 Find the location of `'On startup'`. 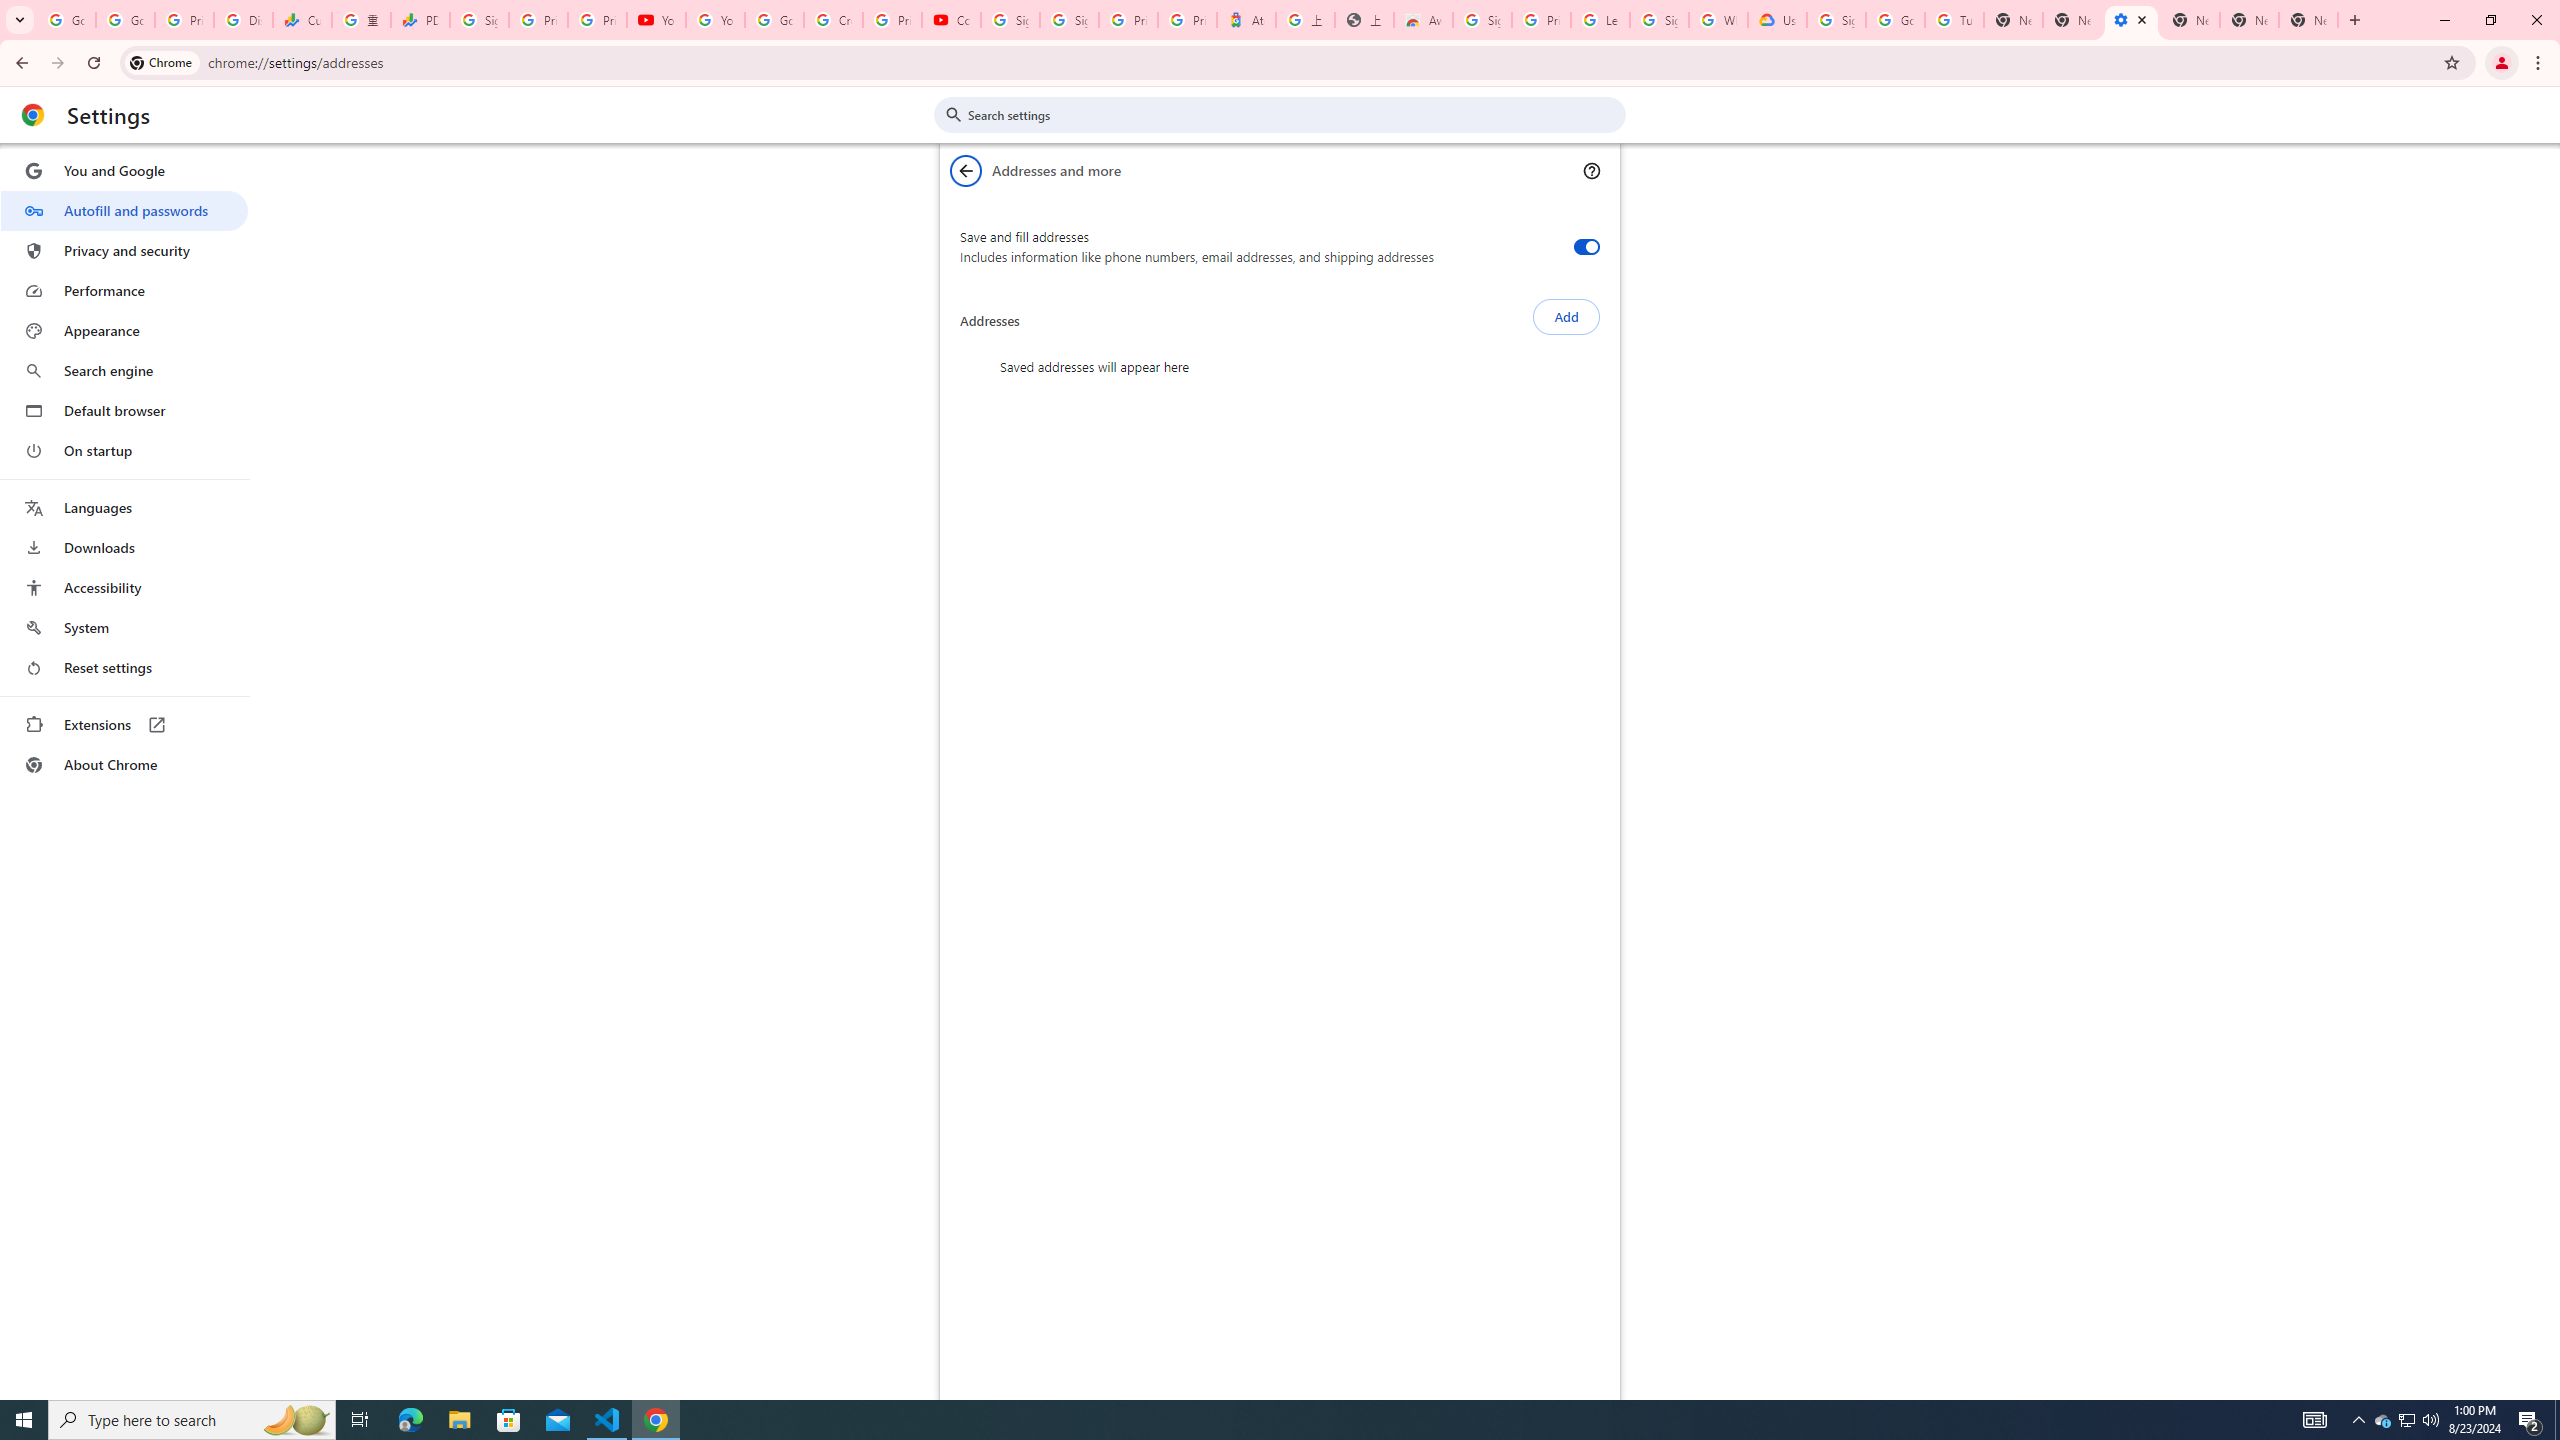

'On startup' is located at coordinates (123, 449).